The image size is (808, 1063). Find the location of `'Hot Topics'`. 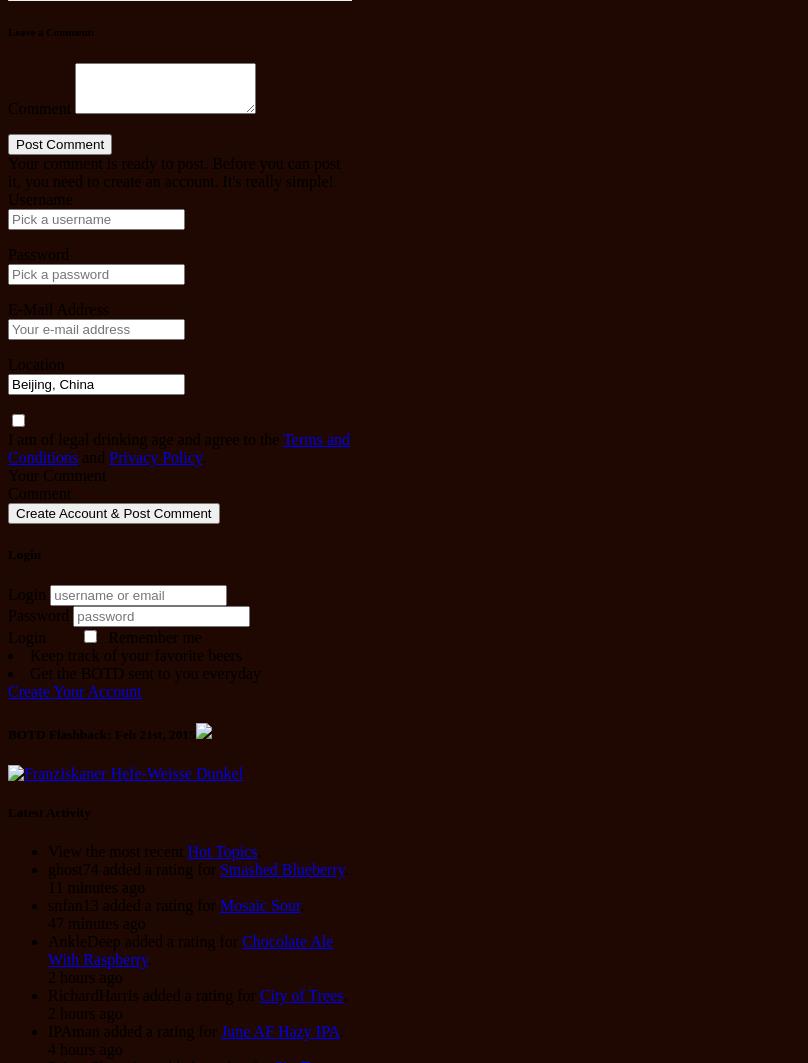

'Hot Topics' is located at coordinates (185, 850).